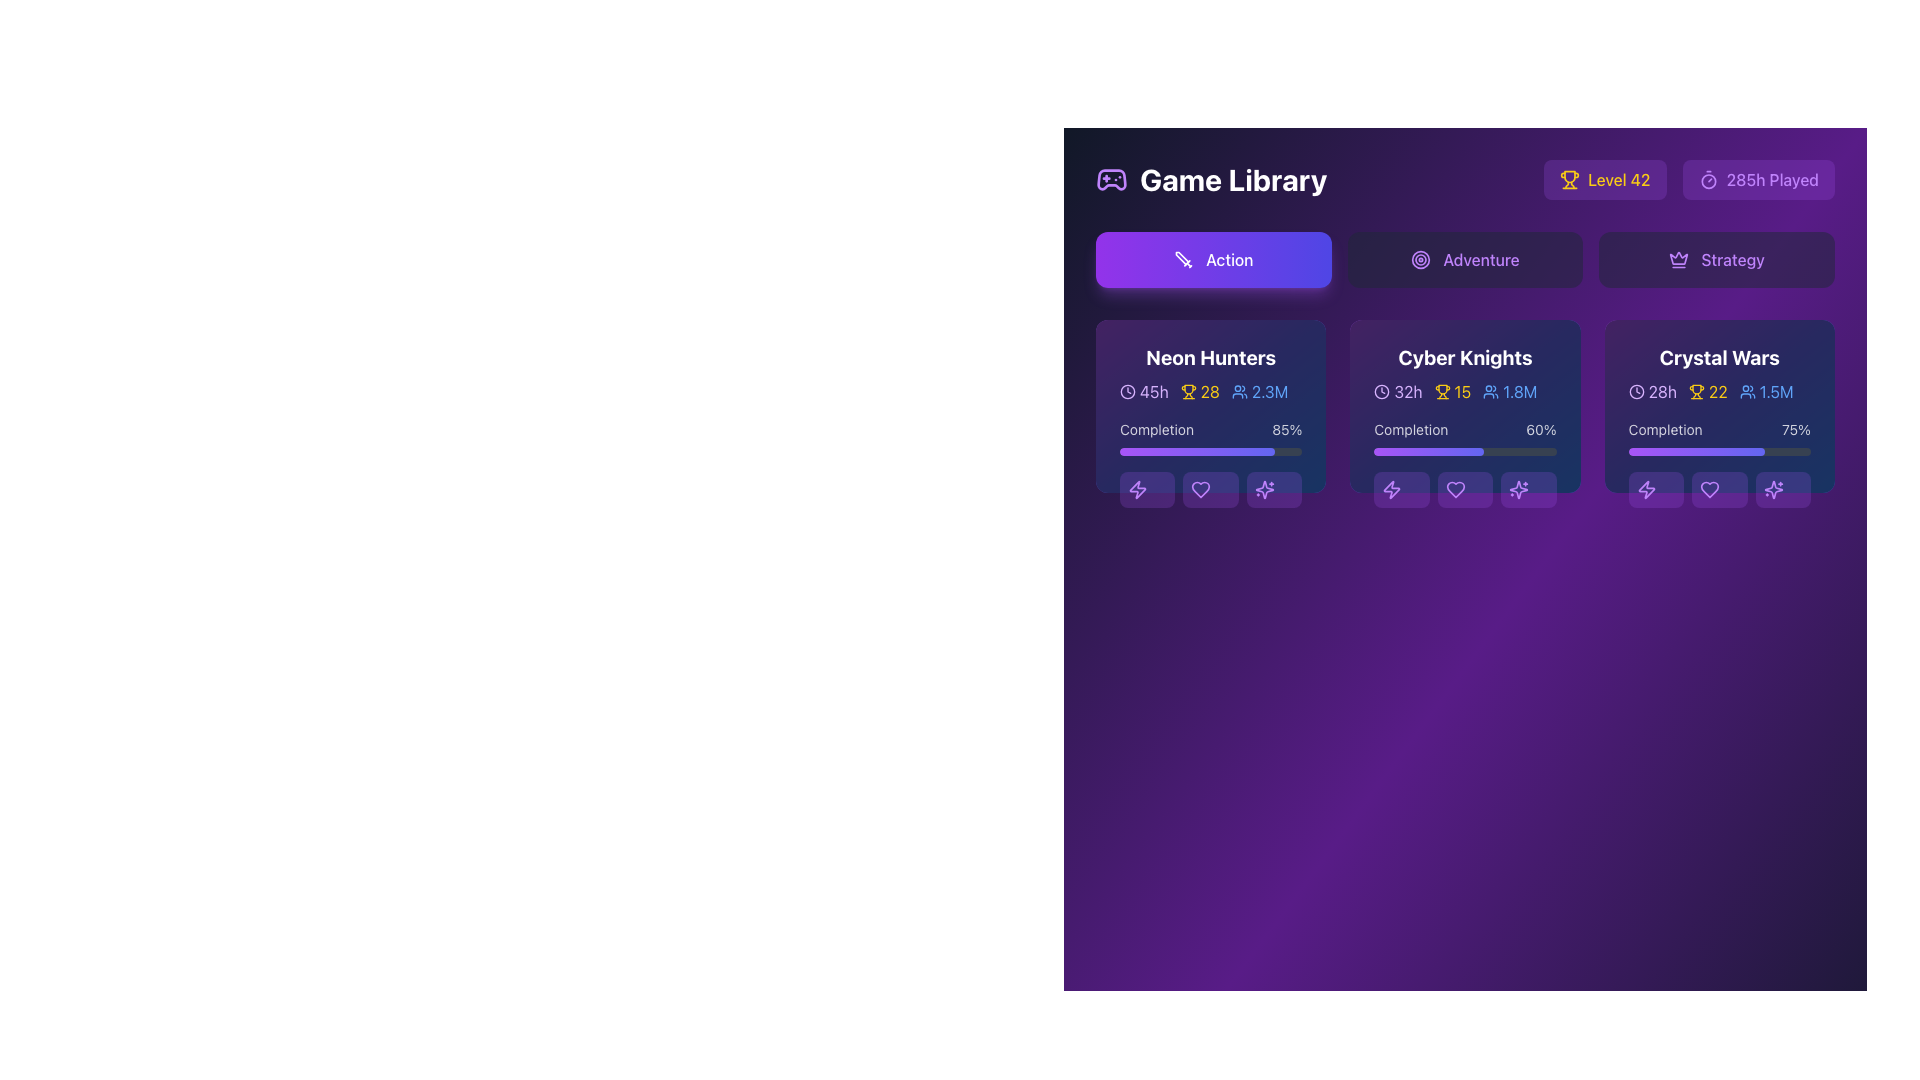 The width and height of the screenshot is (1920, 1080). Describe the element at coordinates (1210, 180) in the screenshot. I see `the header or title icon for the 'Game Library' section` at that location.